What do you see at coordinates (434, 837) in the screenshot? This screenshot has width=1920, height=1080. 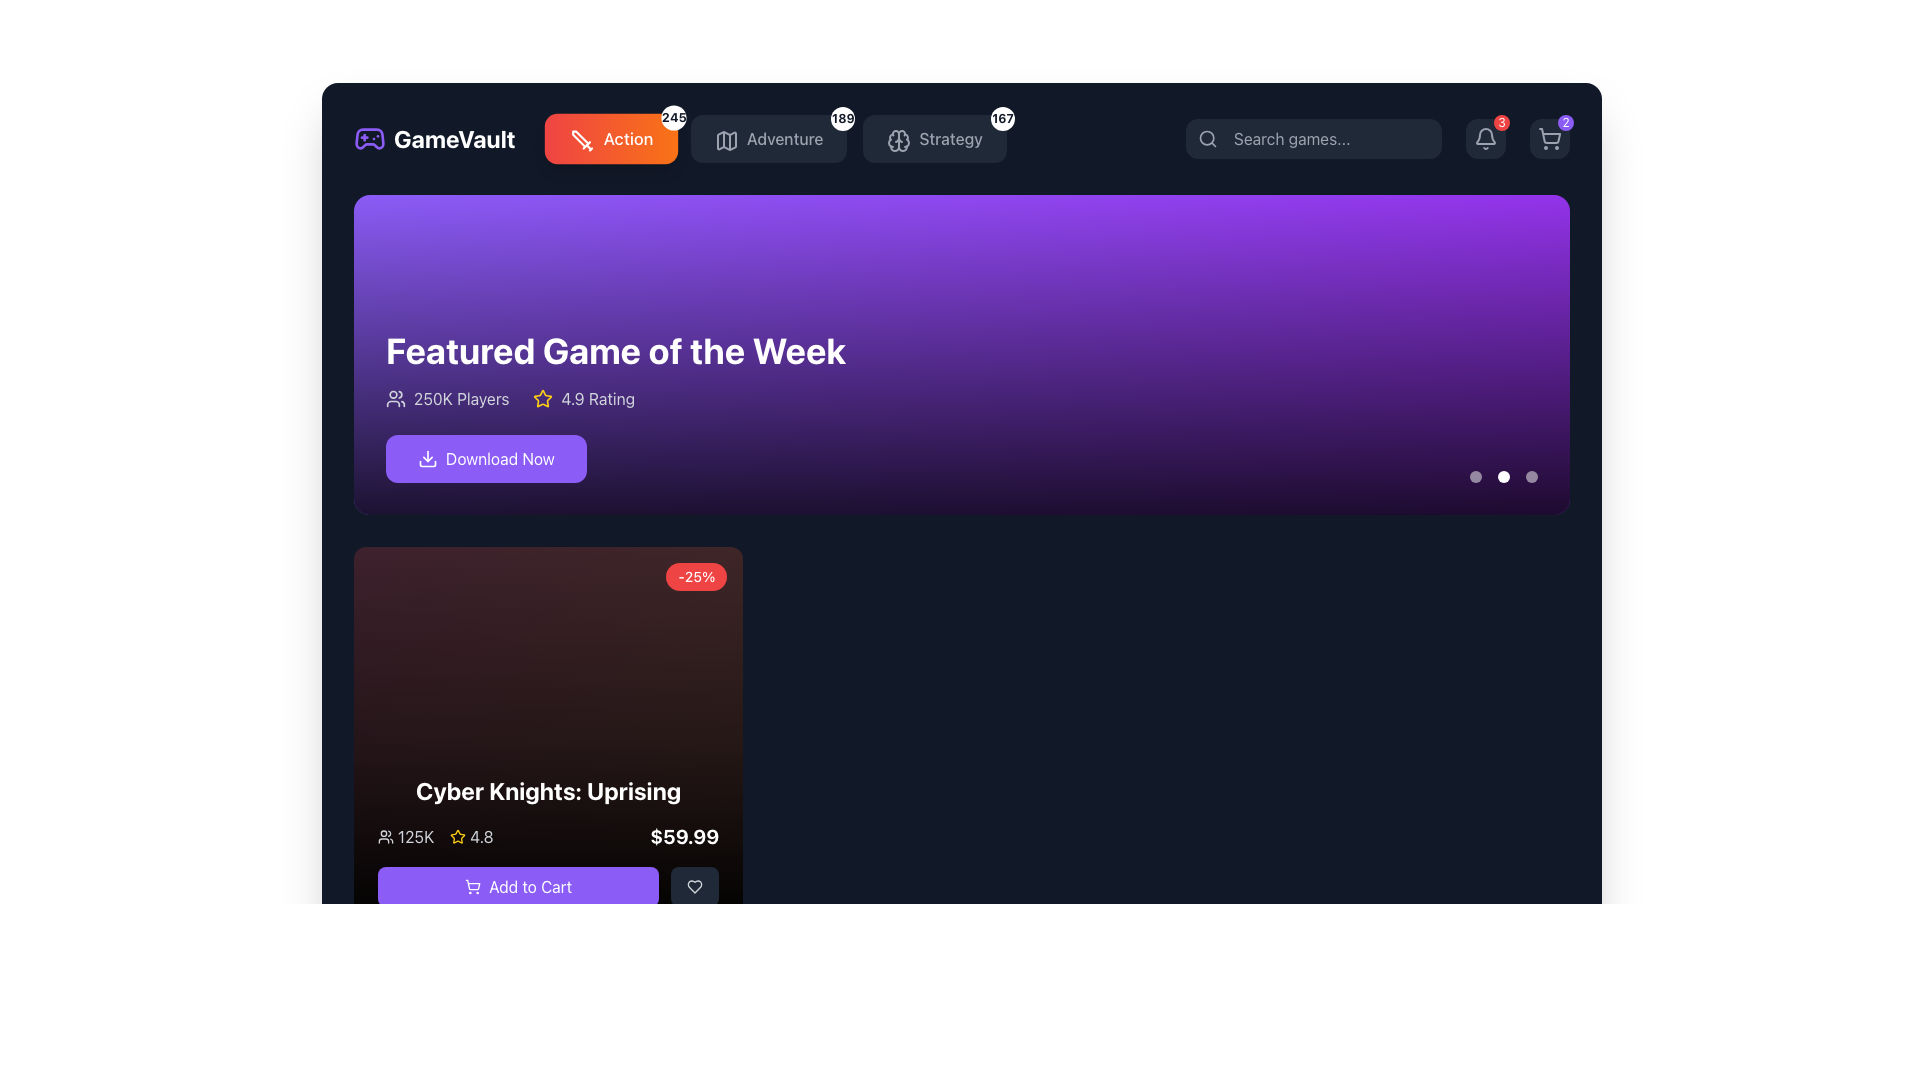 I see `the user-related statistics and ratings information display component located beneath the 'Cyber Knights: Uprising' title and to the left of the price '$59.99'` at bounding box center [434, 837].